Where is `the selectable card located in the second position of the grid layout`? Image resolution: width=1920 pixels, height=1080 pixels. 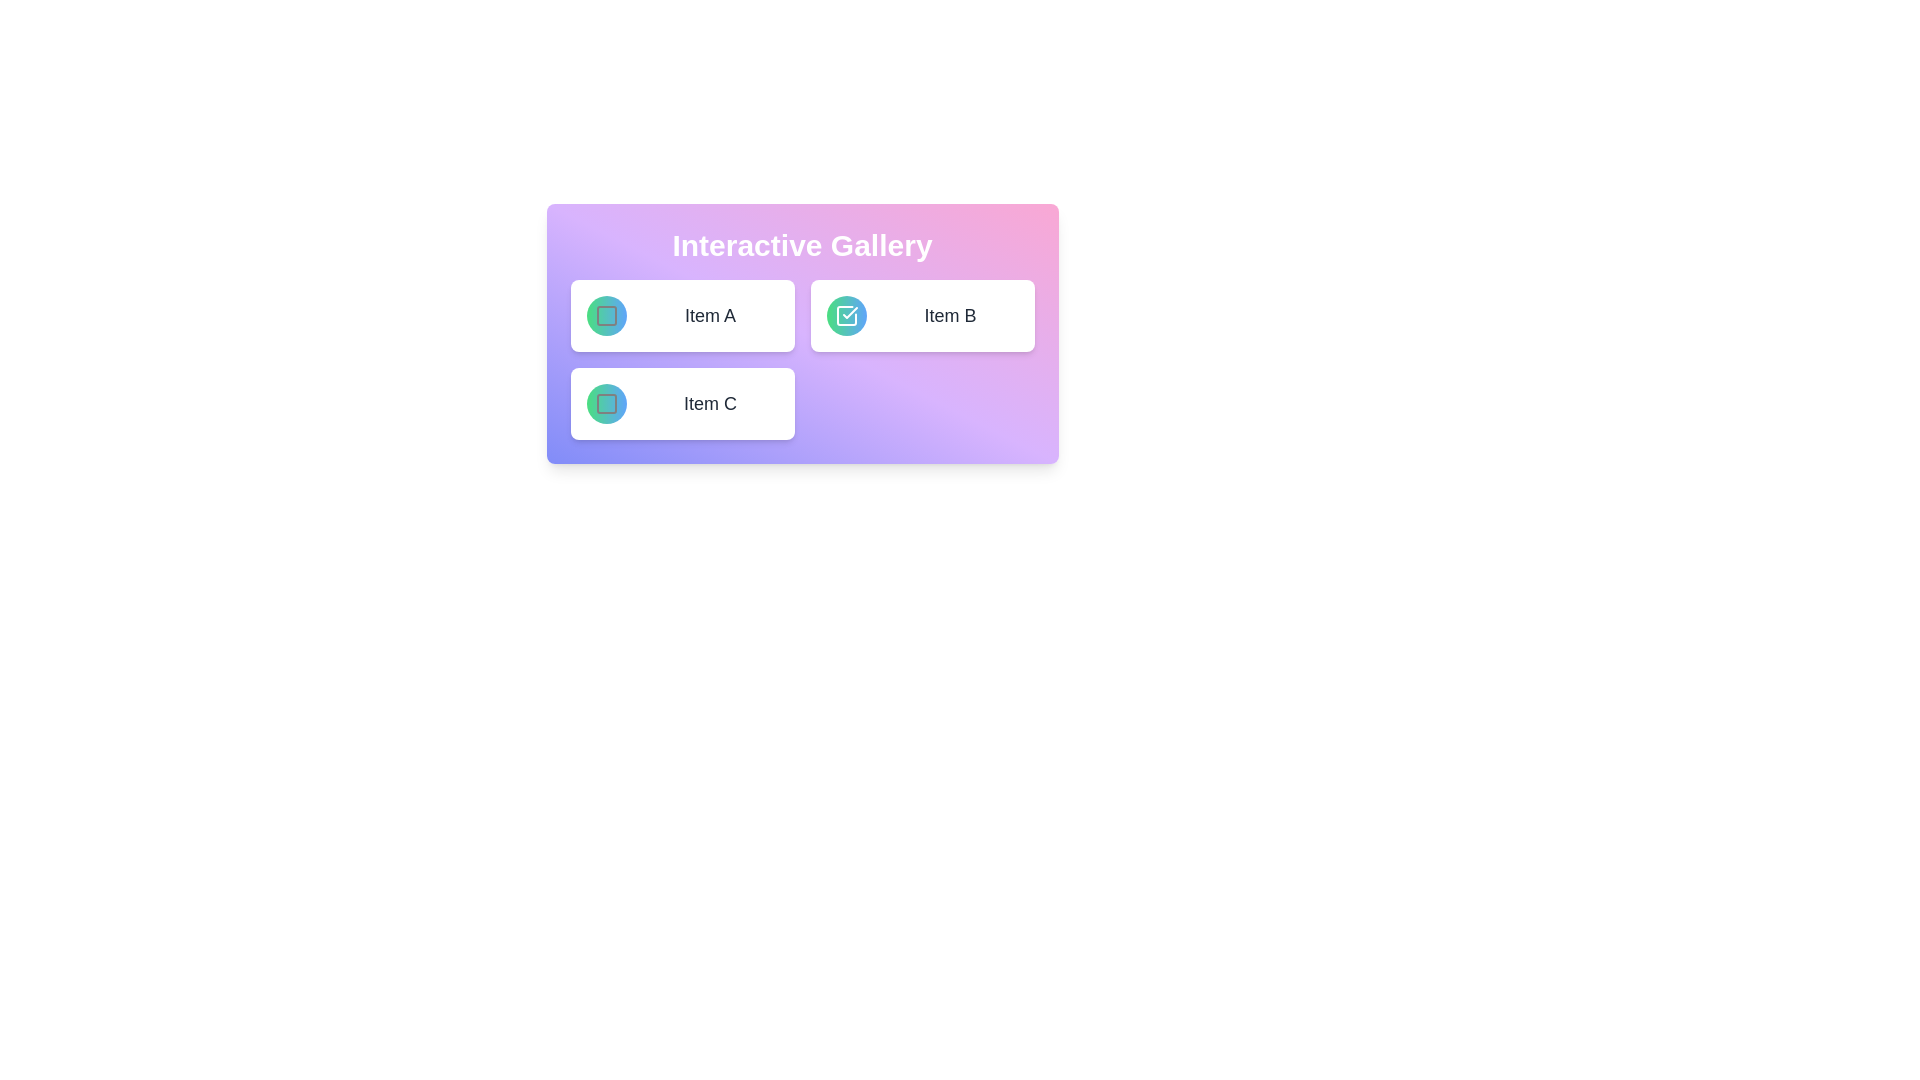
the selectable card located in the second position of the grid layout is located at coordinates (921, 315).